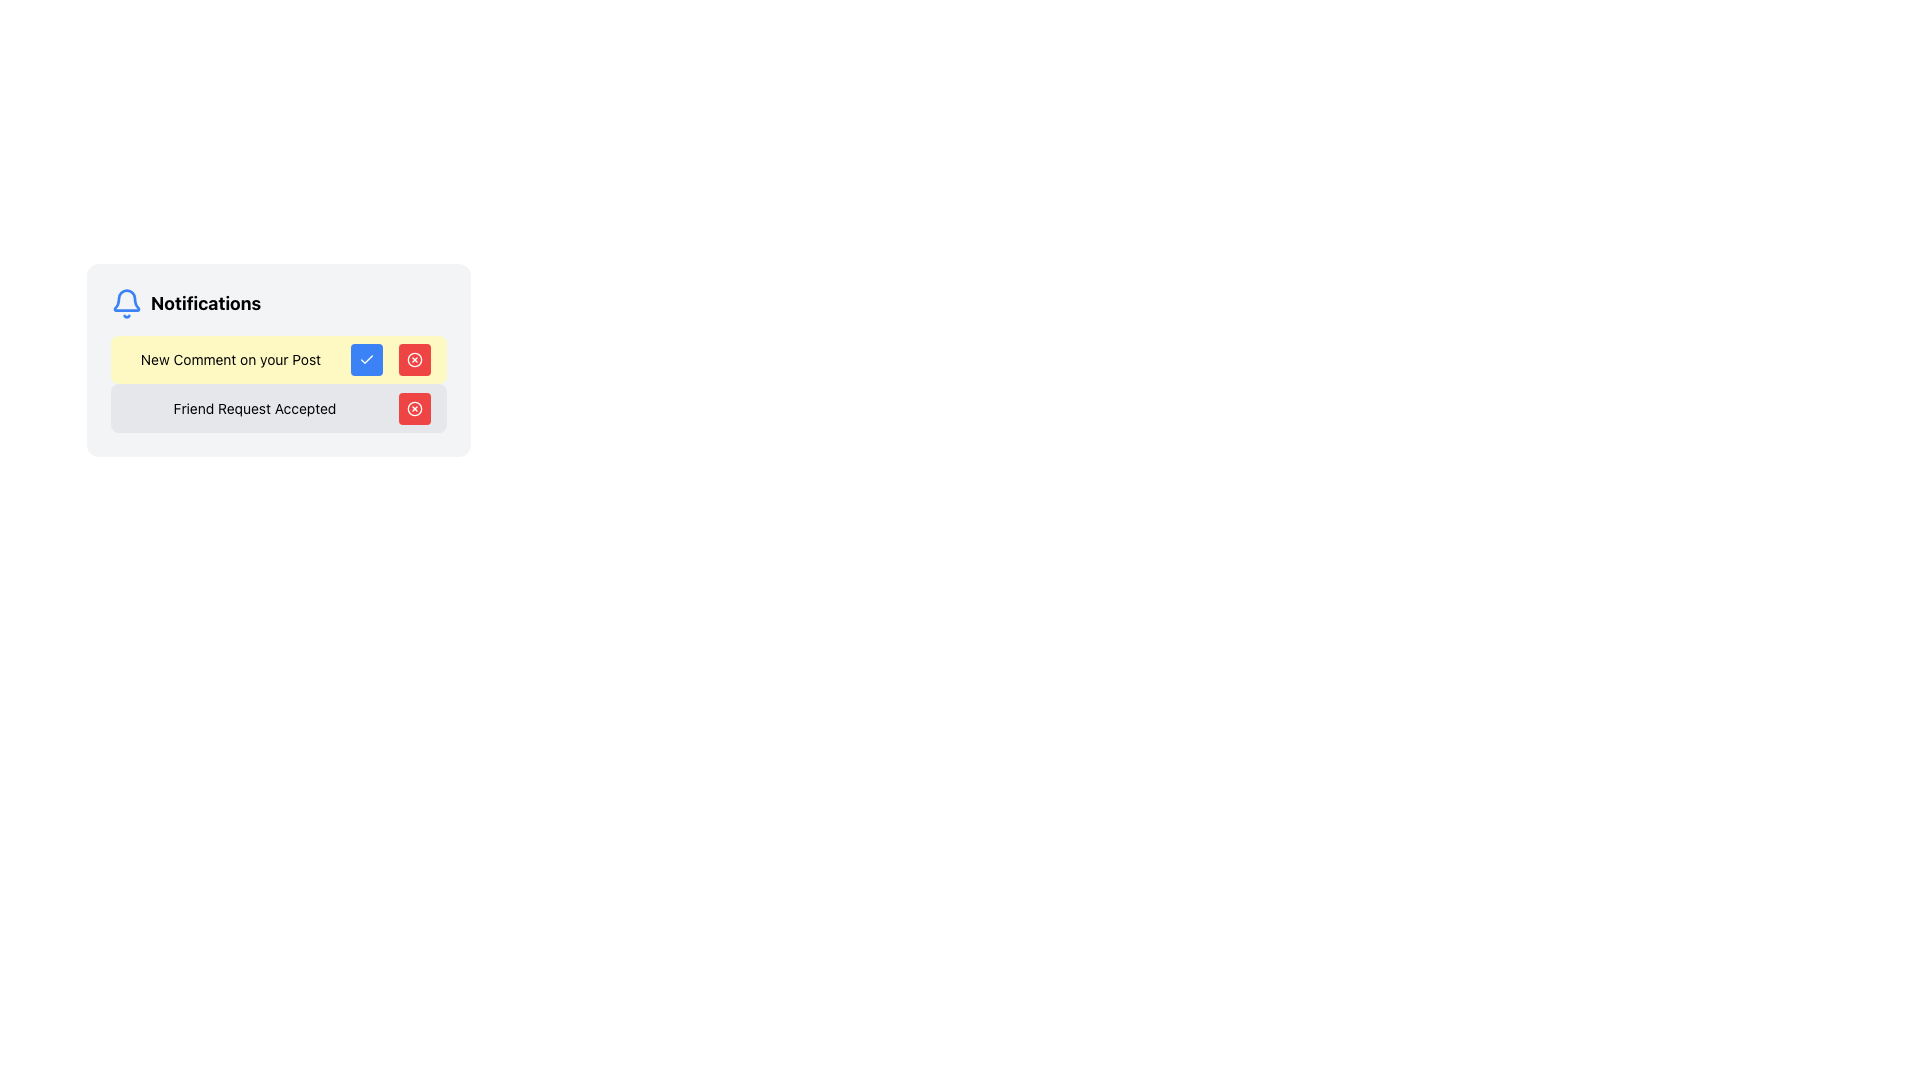 Image resolution: width=1920 pixels, height=1080 pixels. Describe the element at coordinates (230, 358) in the screenshot. I see `the text label displaying 'New Comment on your Post' which has a light yellow background and is located at the top of the notification list` at that location.